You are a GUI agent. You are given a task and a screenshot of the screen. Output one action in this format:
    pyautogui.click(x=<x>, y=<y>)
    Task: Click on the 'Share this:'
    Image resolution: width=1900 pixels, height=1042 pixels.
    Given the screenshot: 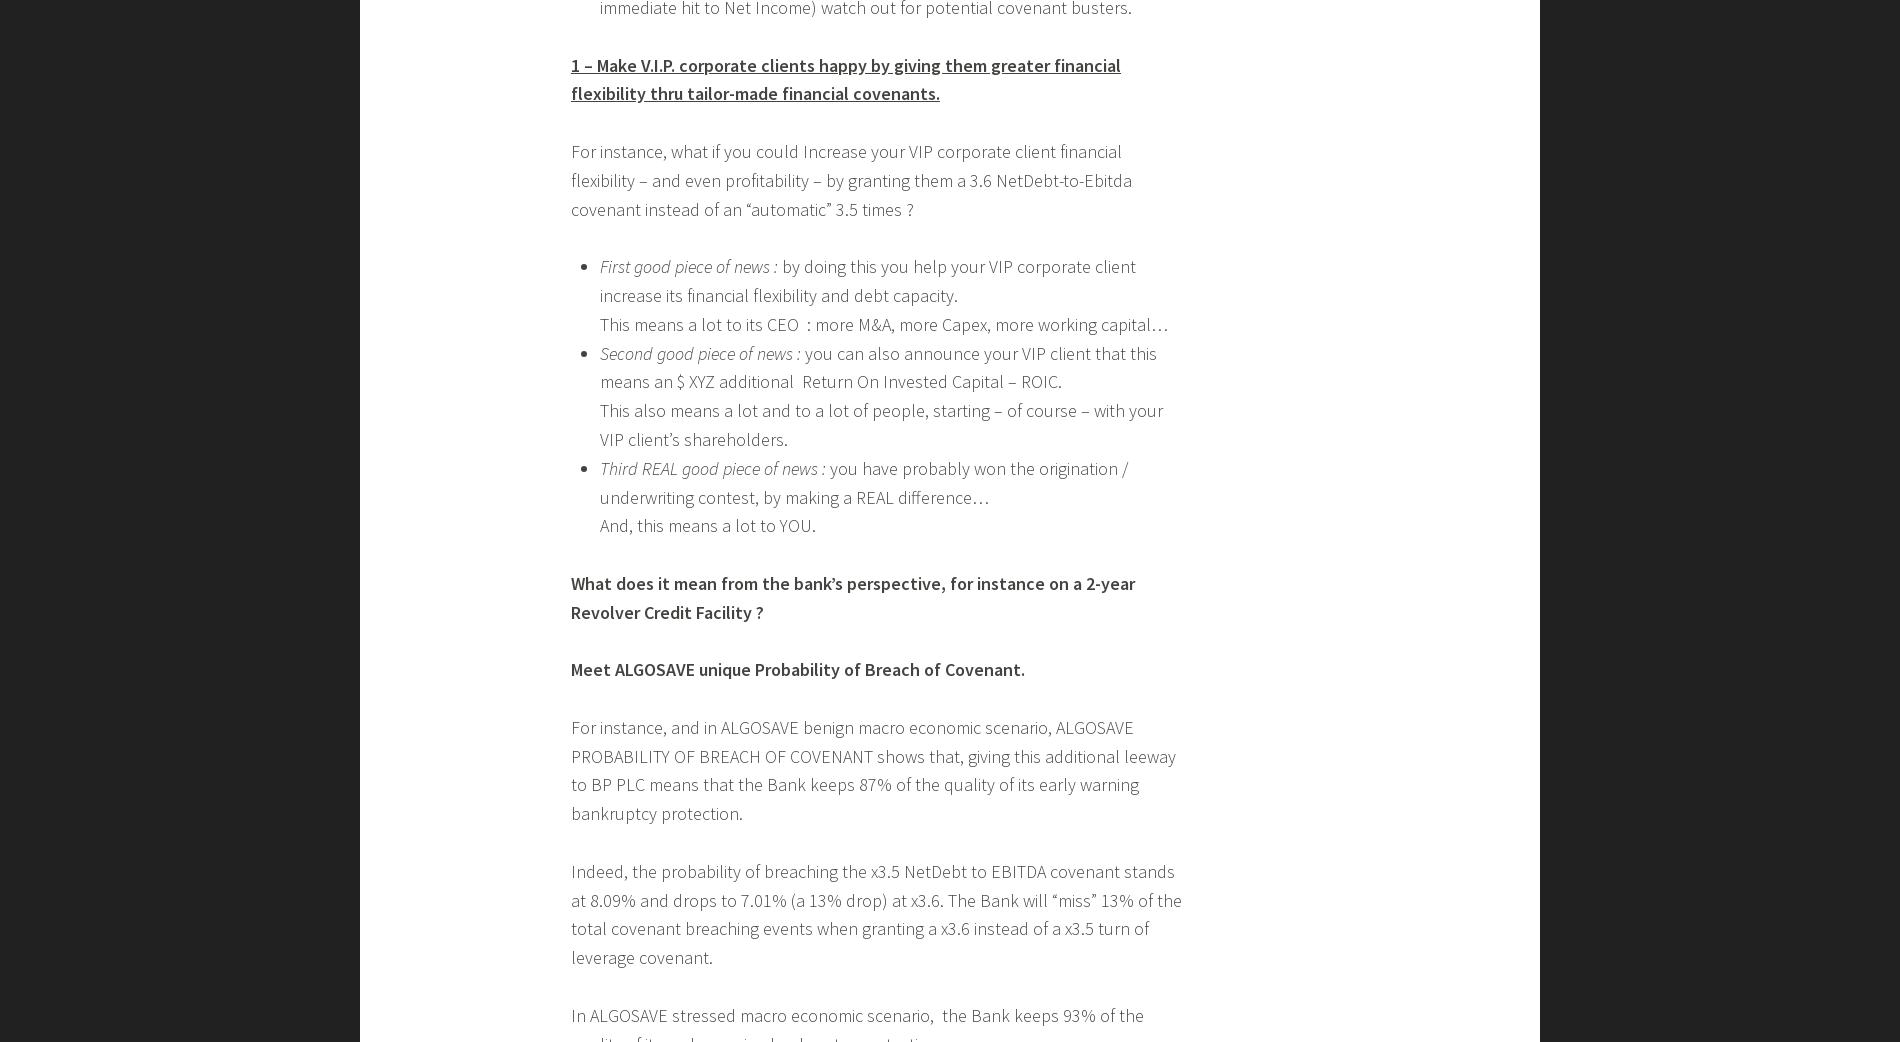 What is the action you would take?
    pyautogui.click(x=596, y=12)
    